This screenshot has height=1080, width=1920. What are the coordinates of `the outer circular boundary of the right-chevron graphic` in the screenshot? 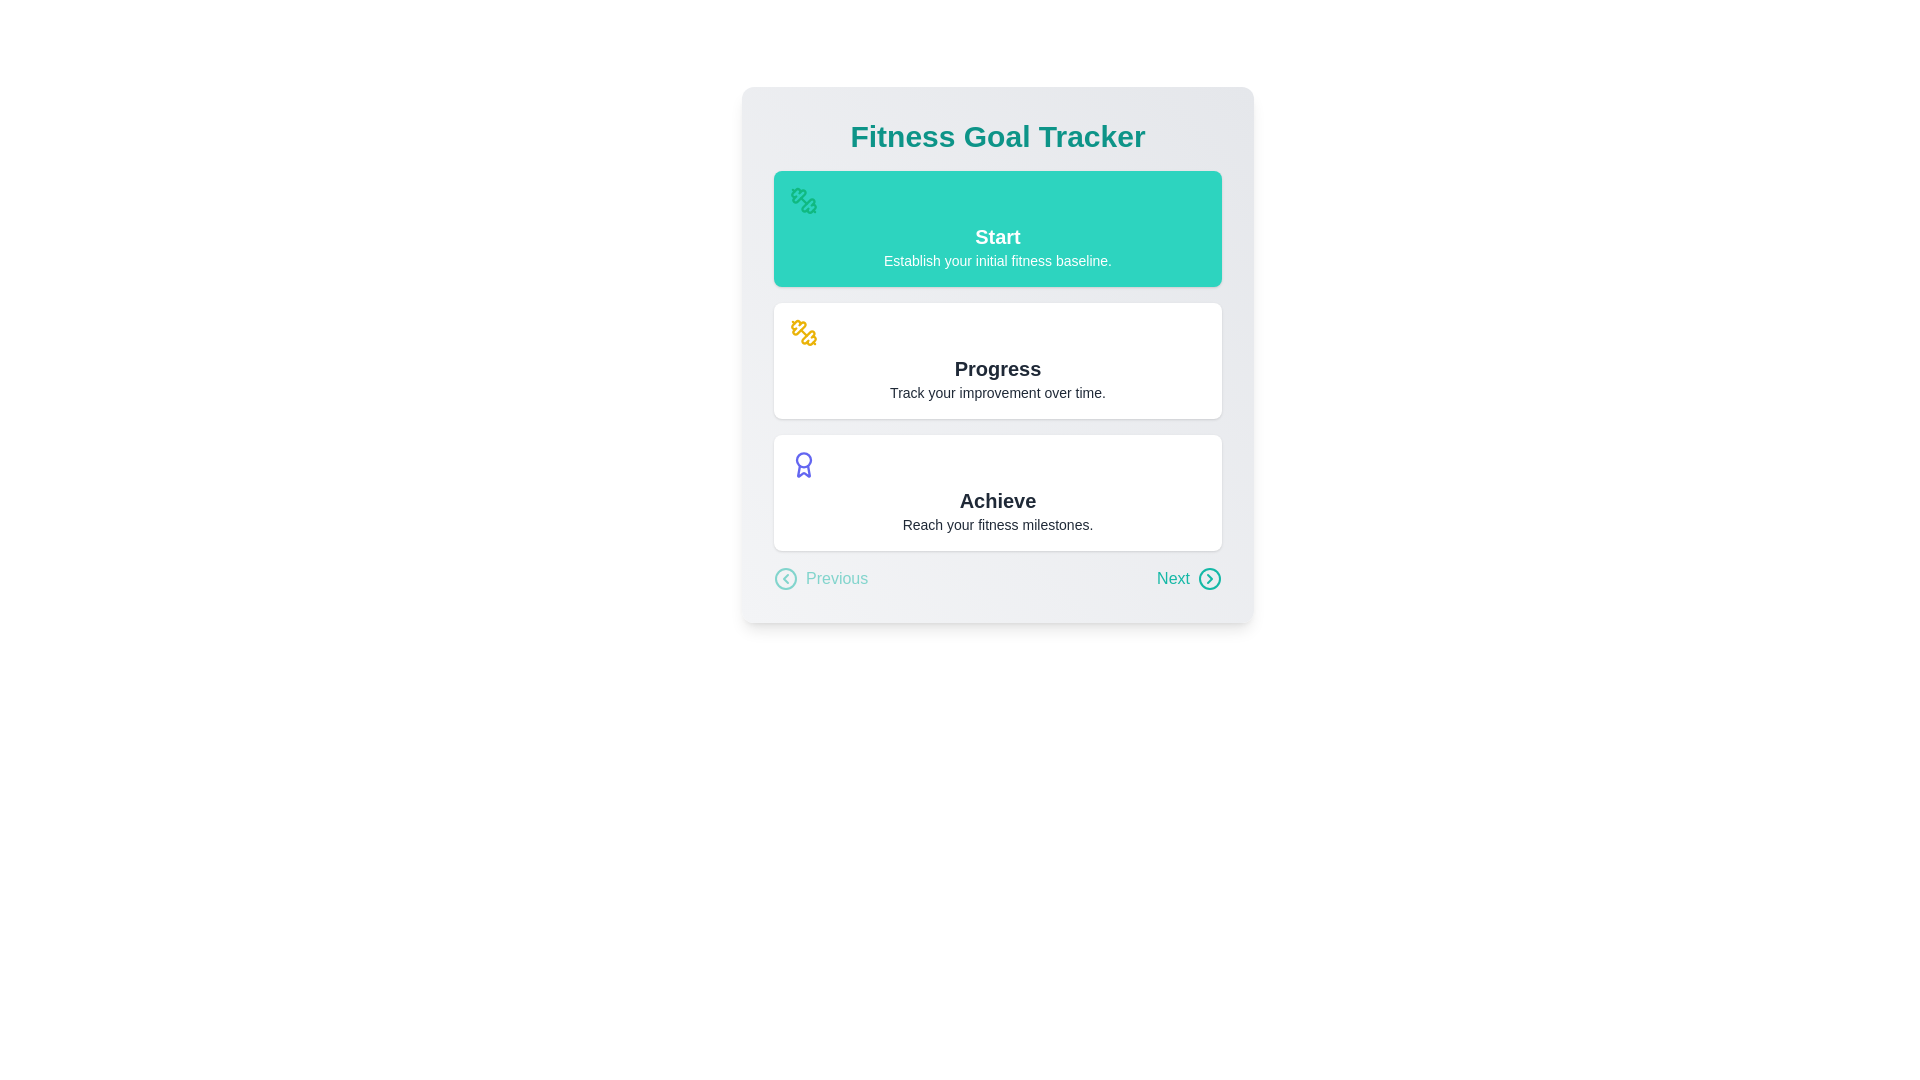 It's located at (1208, 578).